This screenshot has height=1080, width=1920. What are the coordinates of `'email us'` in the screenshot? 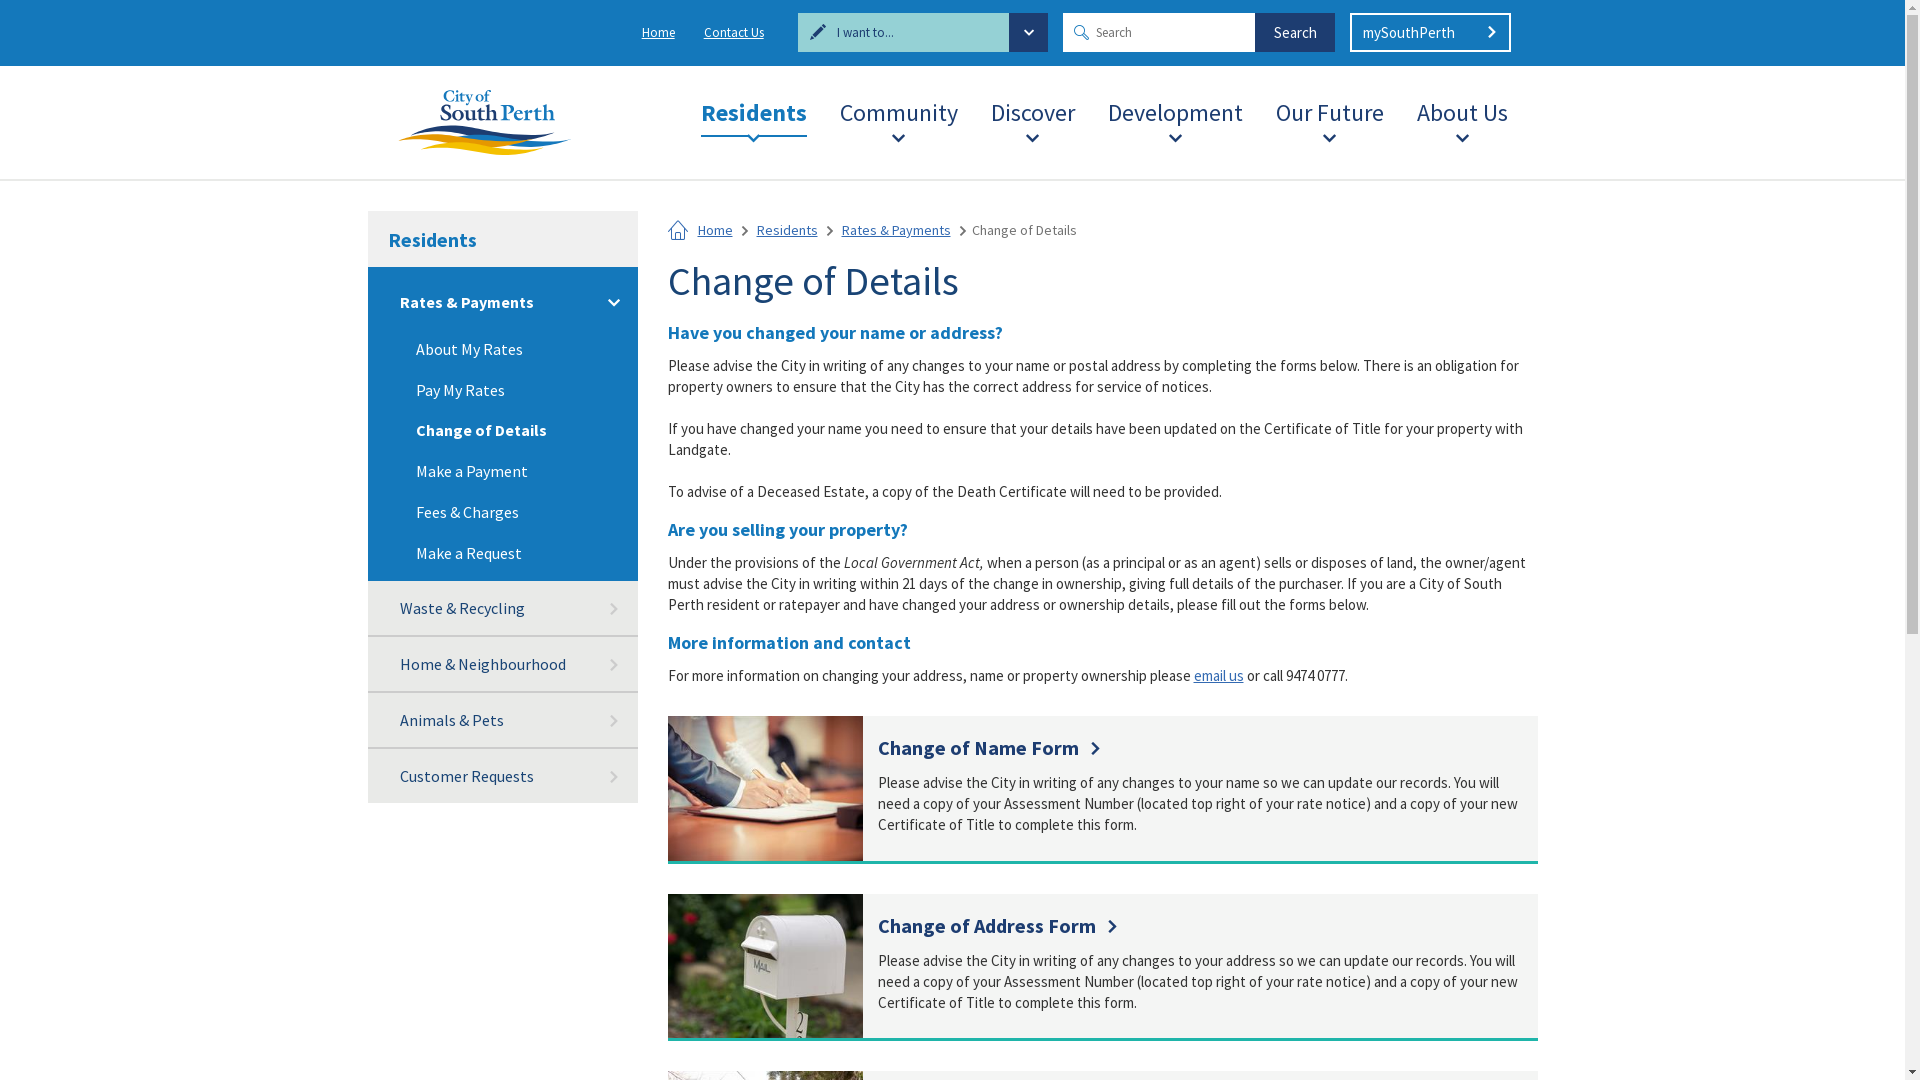 It's located at (1218, 675).